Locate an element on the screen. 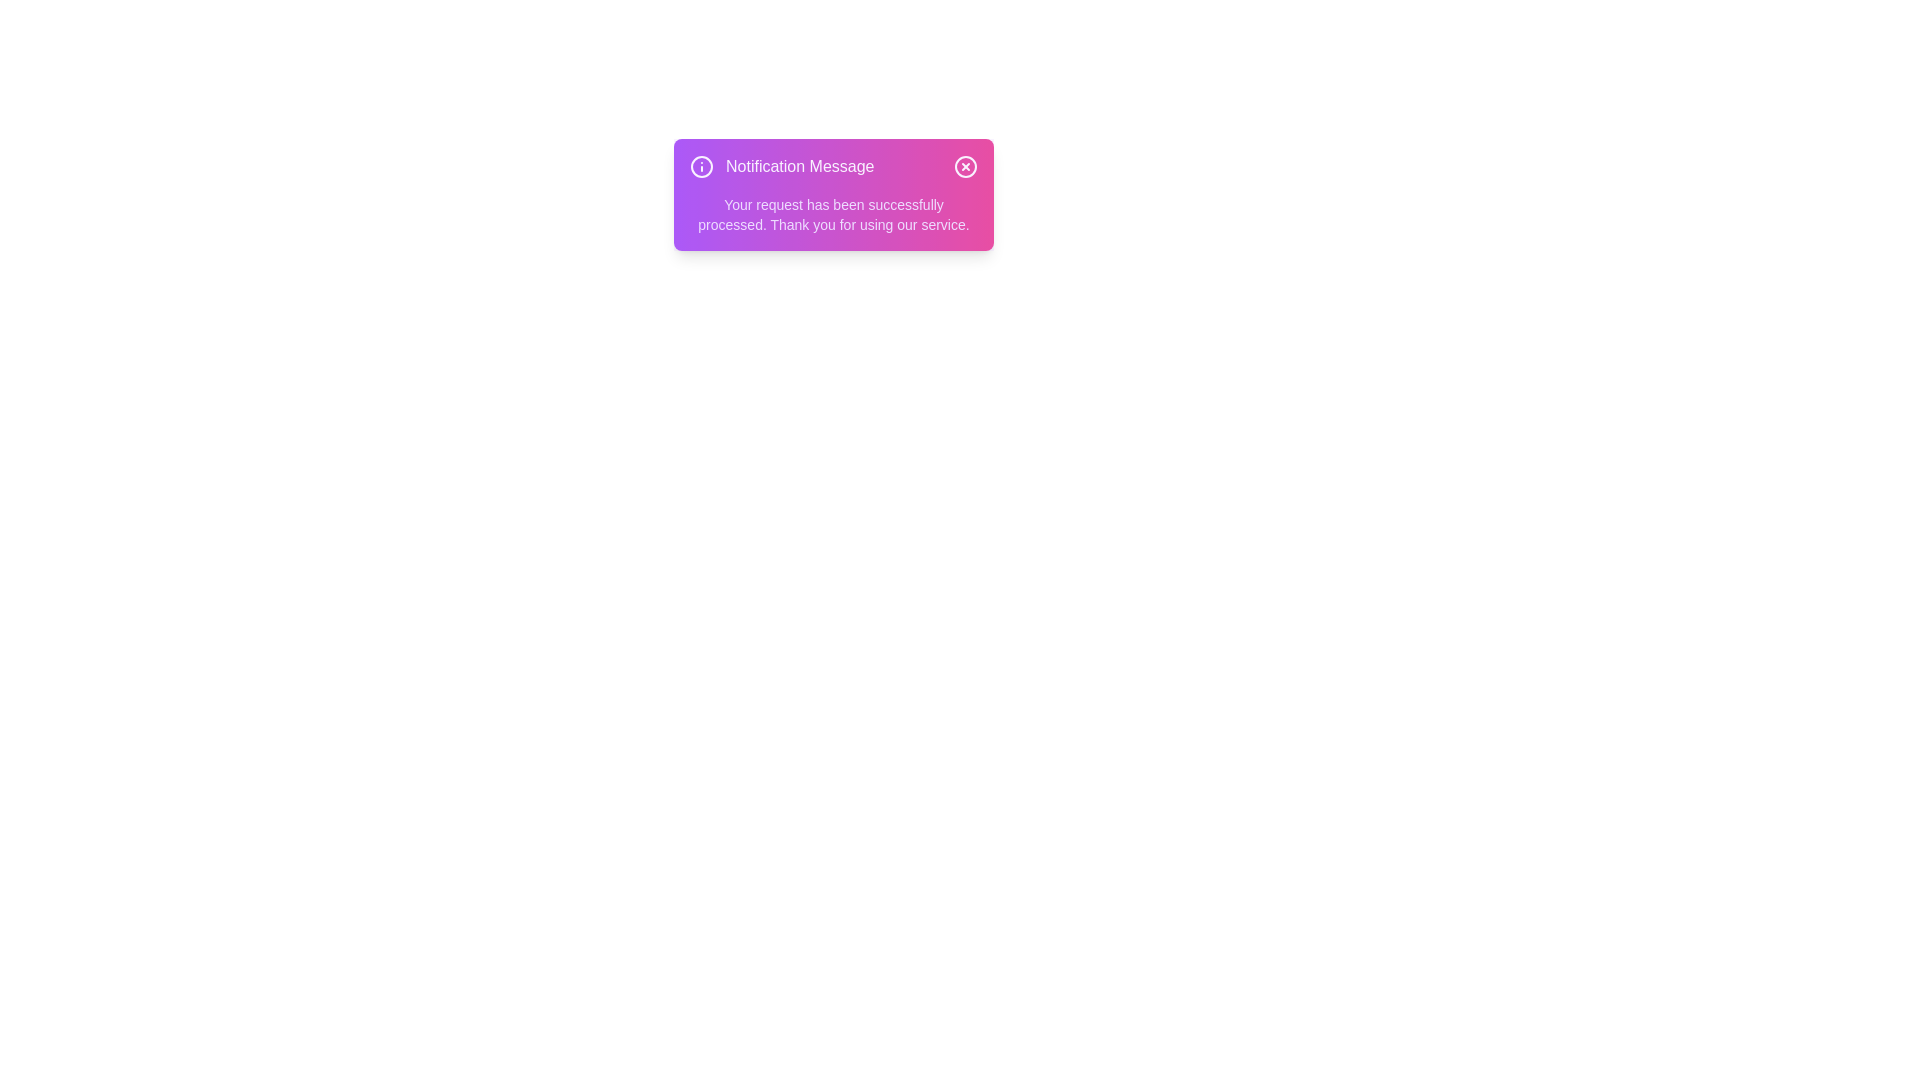  the close button located at the far right of the notification bar is located at coordinates (965, 165).